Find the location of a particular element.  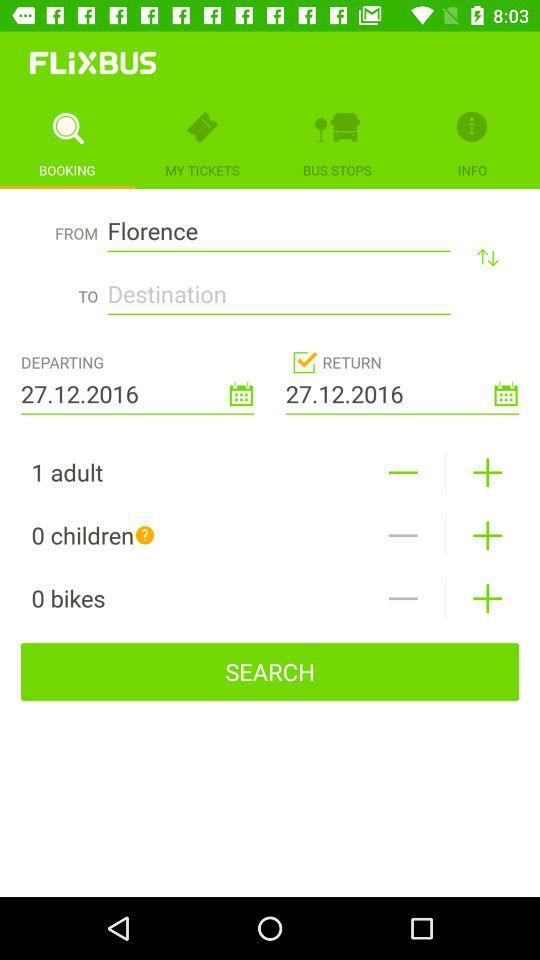

subtract option is located at coordinates (403, 472).